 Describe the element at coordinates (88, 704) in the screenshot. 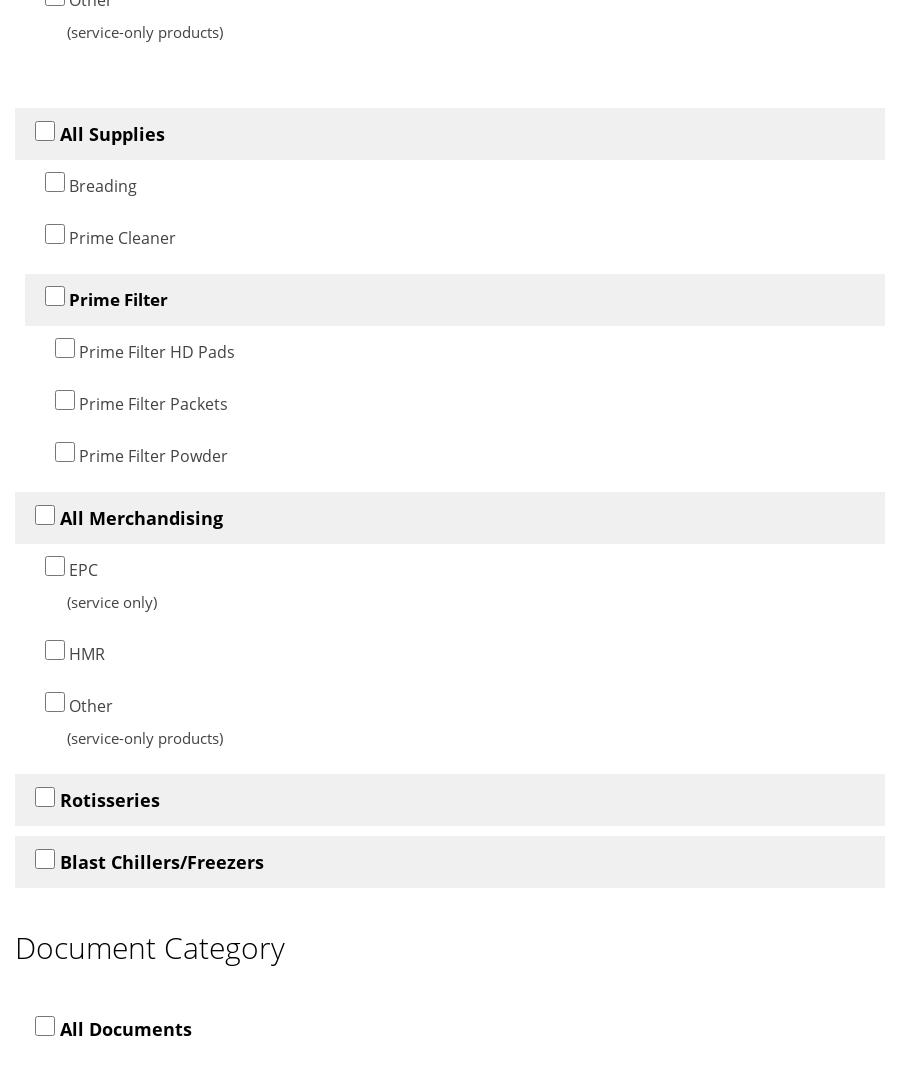

I see `'Other'` at that location.